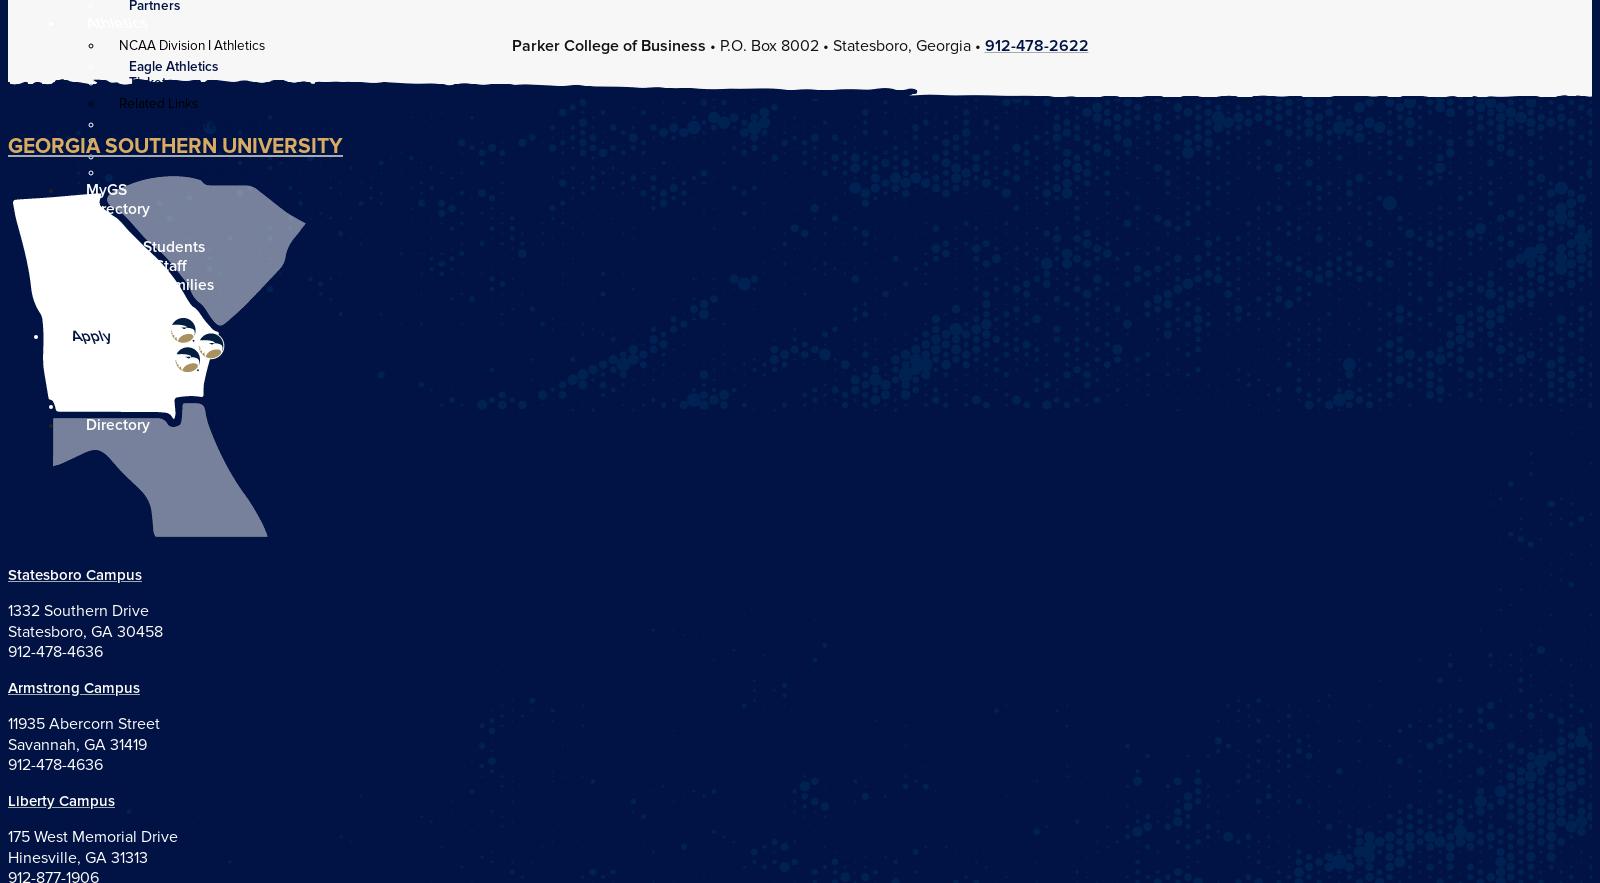 This screenshot has width=1600, height=883. Describe the element at coordinates (40, 743) in the screenshot. I see `'Savannah'` at that location.